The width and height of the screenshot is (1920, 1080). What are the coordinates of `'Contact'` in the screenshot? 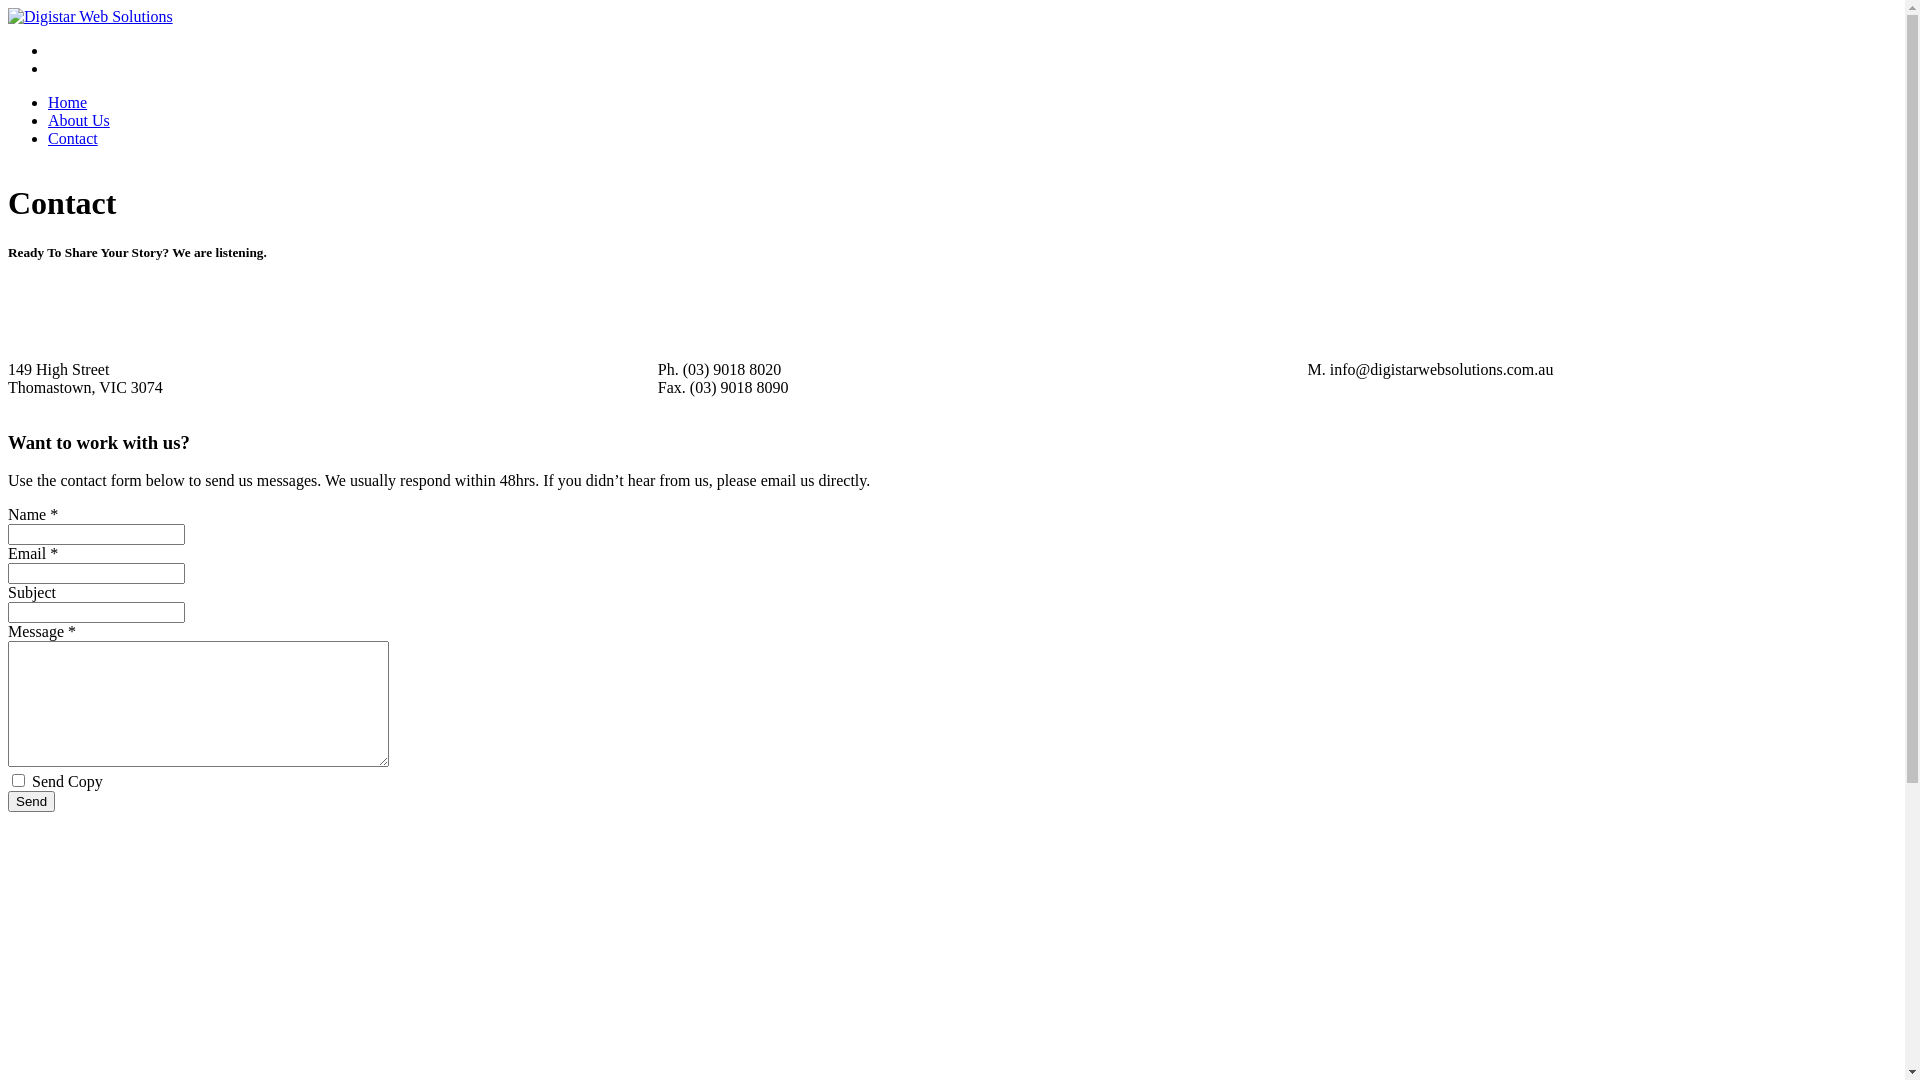 It's located at (72, 137).